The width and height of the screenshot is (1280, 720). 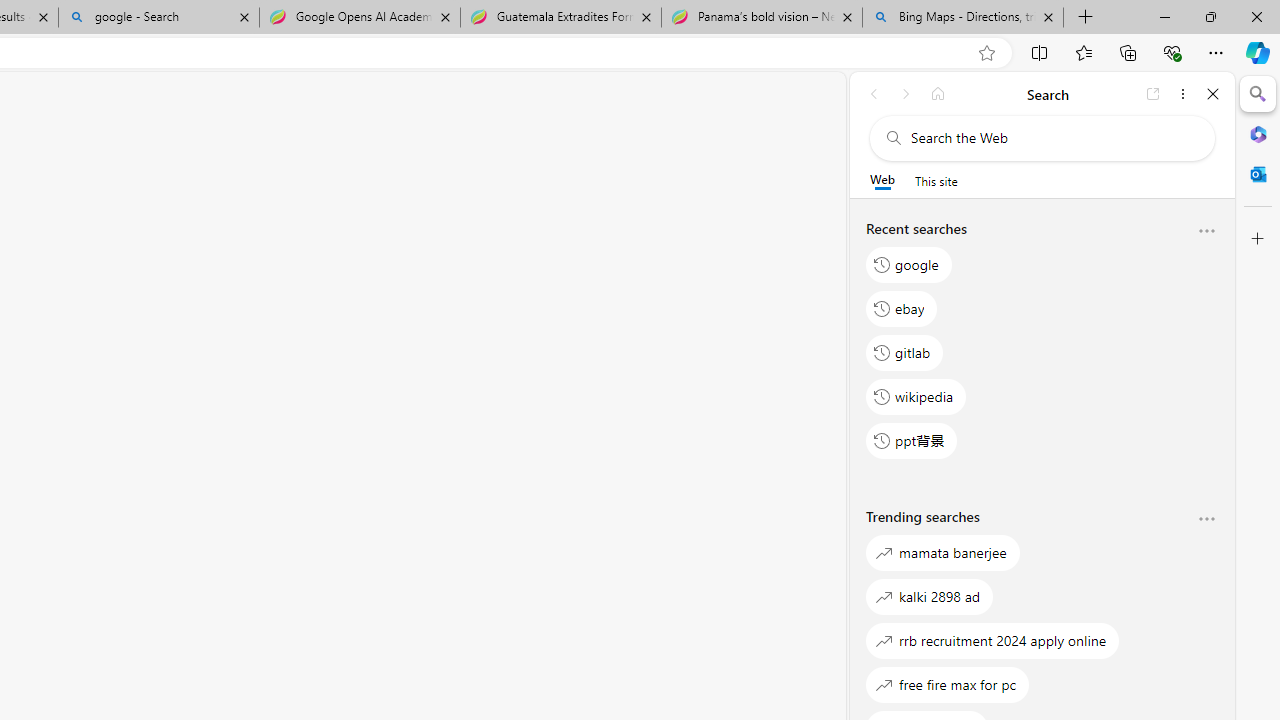 What do you see at coordinates (904, 351) in the screenshot?
I see `'gitlab'` at bounding box center [904, 351].